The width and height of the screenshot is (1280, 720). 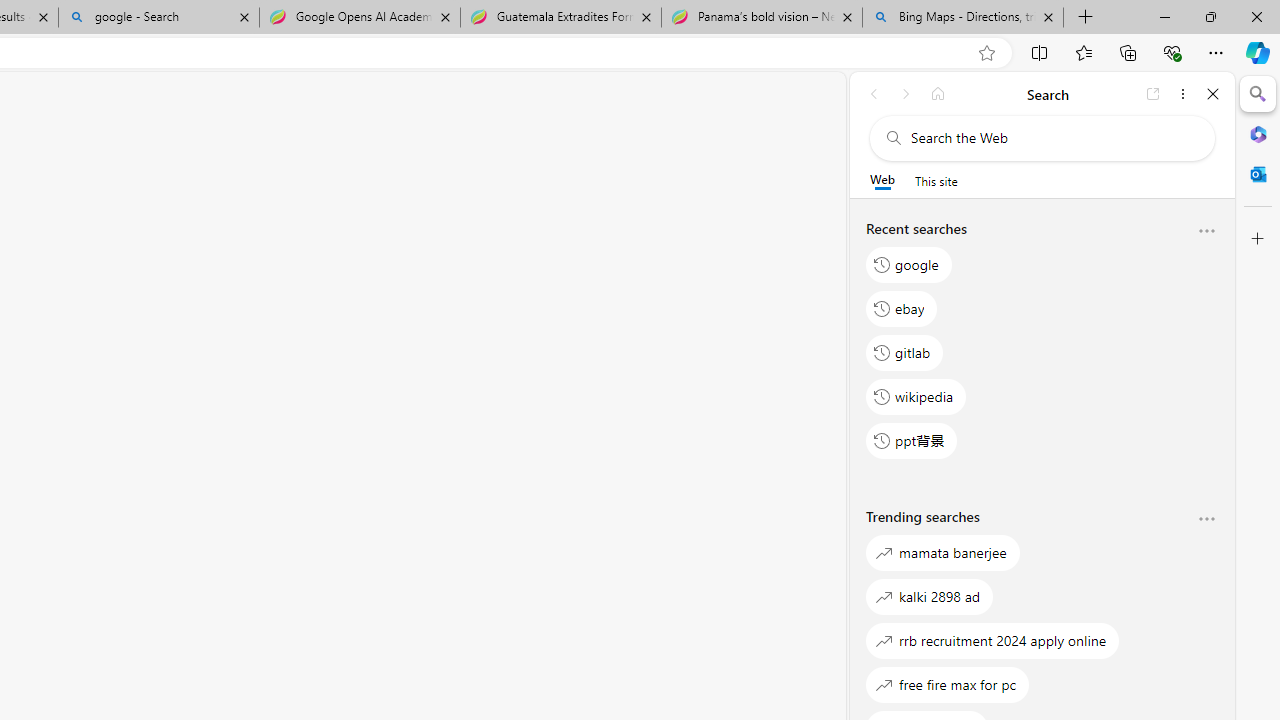 What do you see at coordinates (904, 351) in the screenshot?
I see `'gitlab'` at bounding box center [904, 351].